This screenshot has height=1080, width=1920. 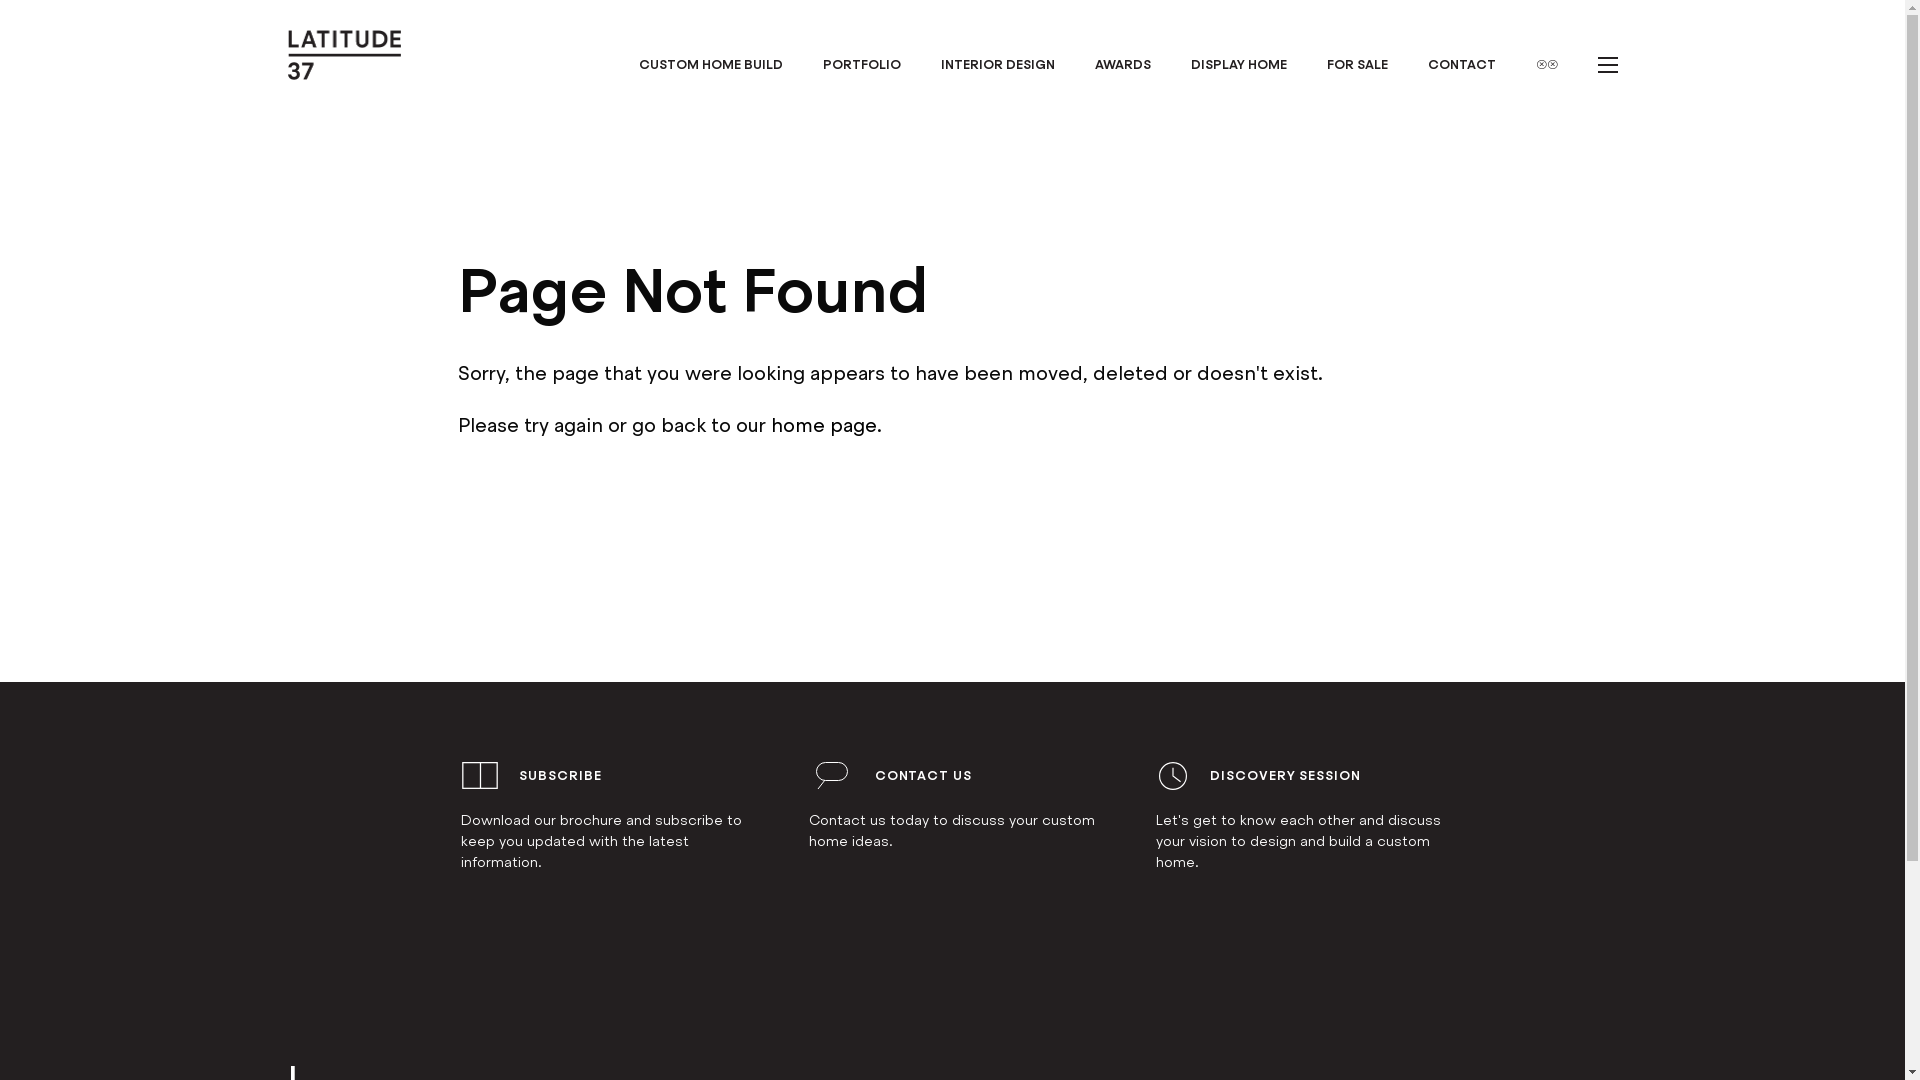 I want to click on 'Contact us today to discuss your custom home ideas.', so click(x=950, y=830).